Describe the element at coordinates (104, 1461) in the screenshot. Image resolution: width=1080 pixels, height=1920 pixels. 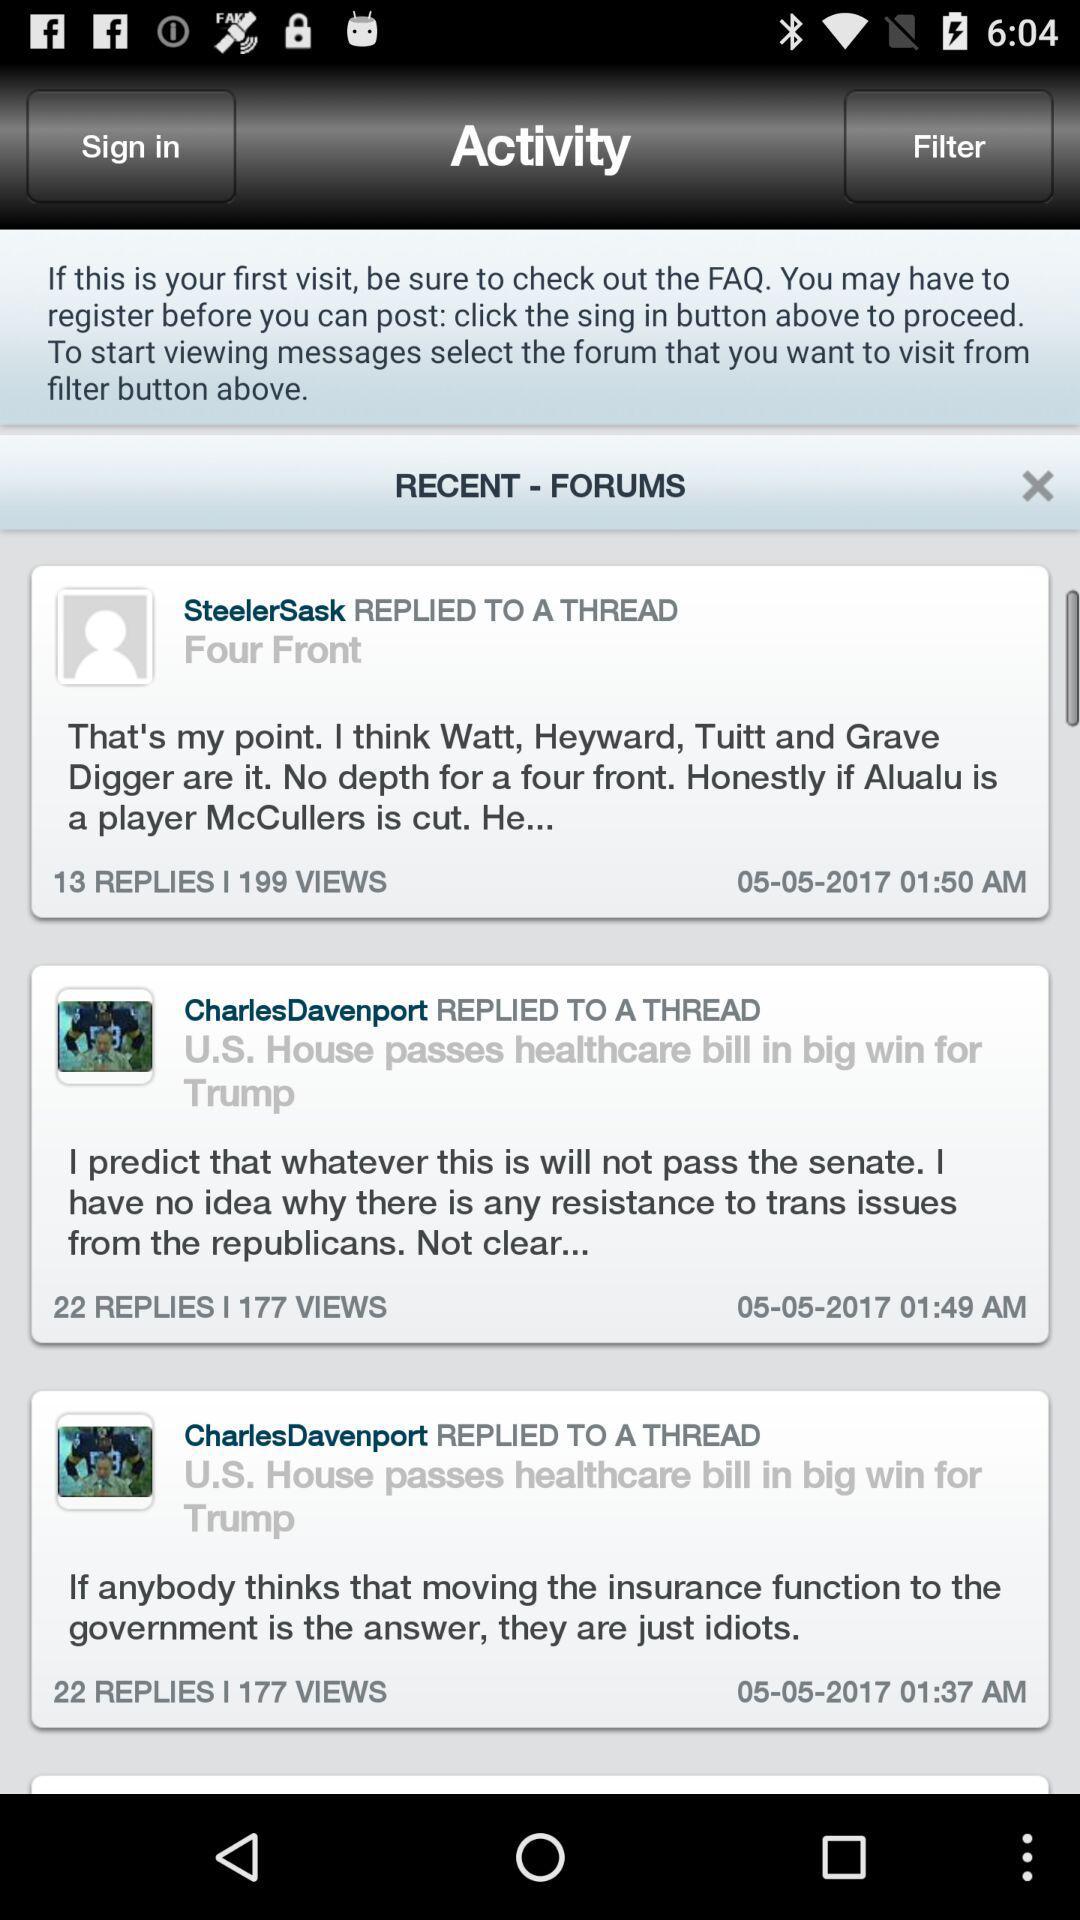
I see `profile photo` at that location.